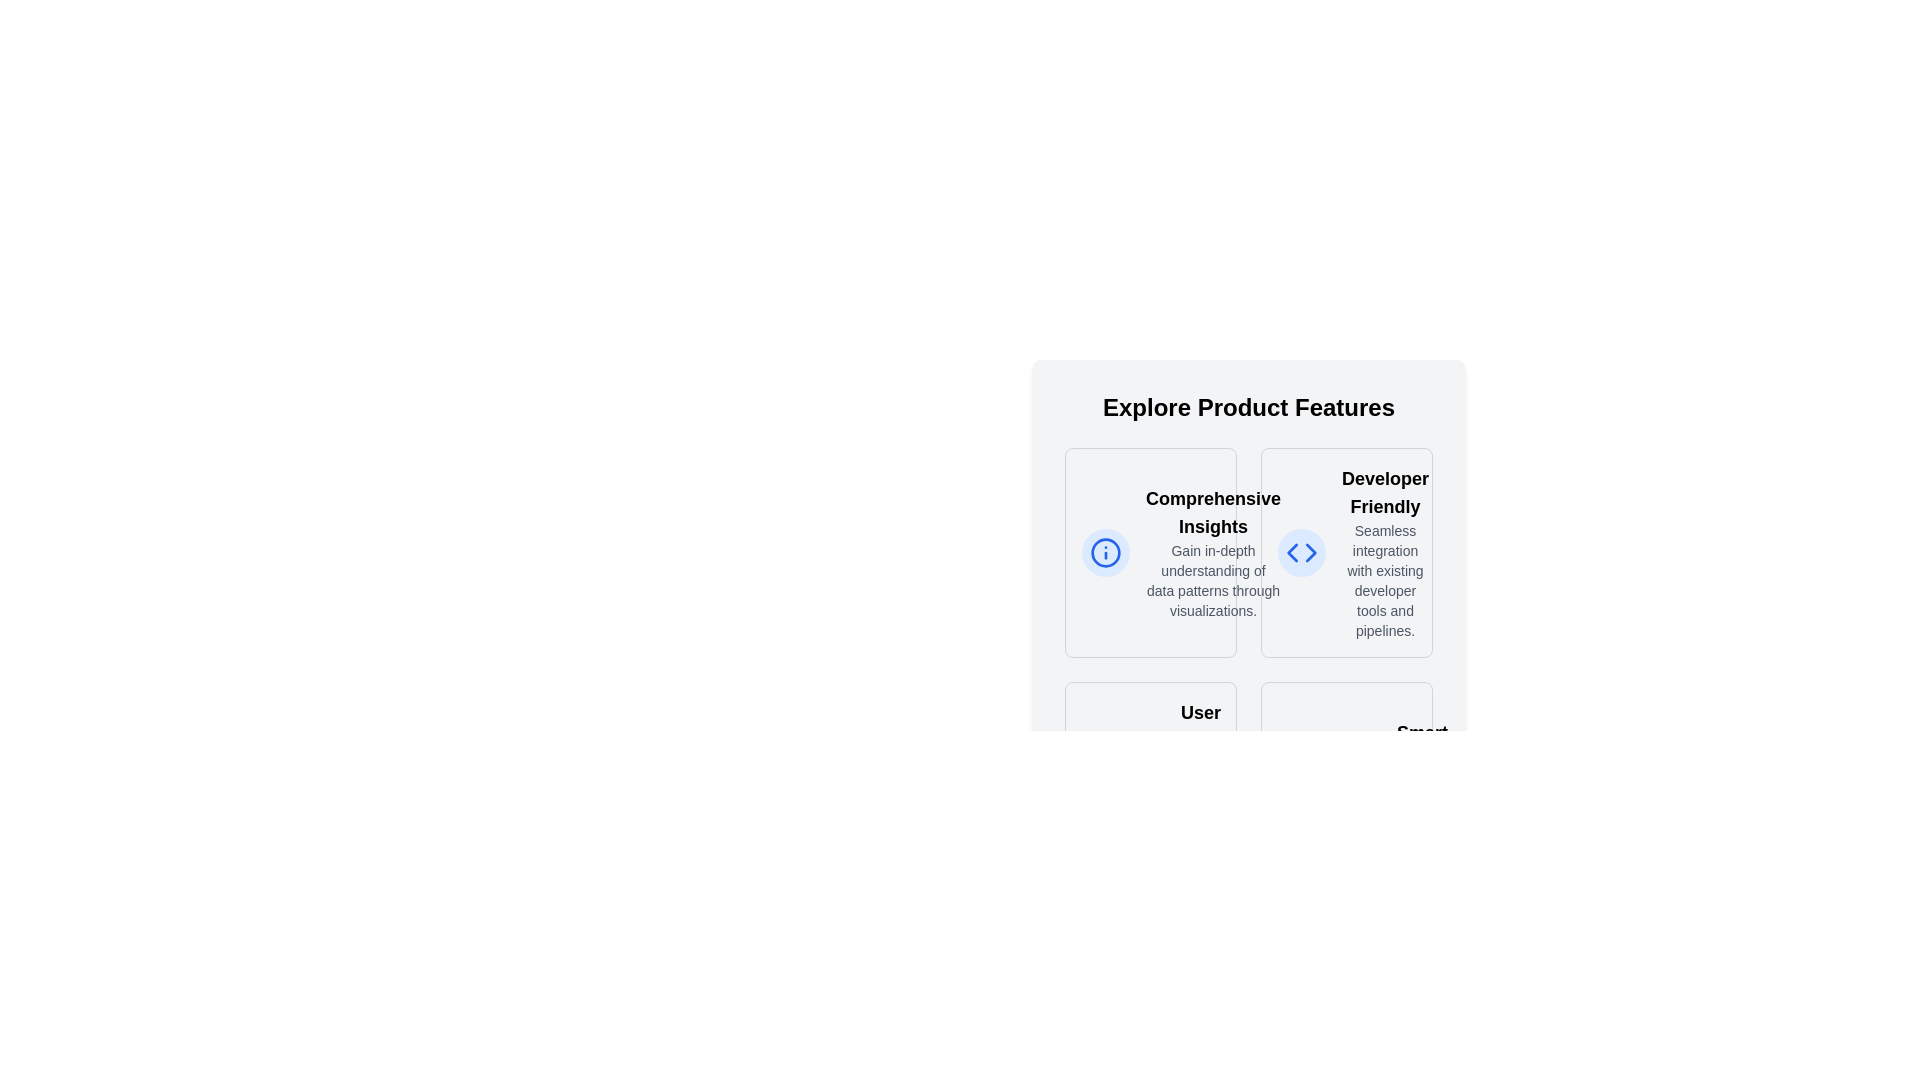 The height and width of the screenshot is (1080, 1920). I want to click on the explanatory text element that provides details about the 'Comprehensive Insights' feature, located directly beneath the 'Comprehensive Insights' sibling in the 'Explore Product Features' section, so click(1212, 581).